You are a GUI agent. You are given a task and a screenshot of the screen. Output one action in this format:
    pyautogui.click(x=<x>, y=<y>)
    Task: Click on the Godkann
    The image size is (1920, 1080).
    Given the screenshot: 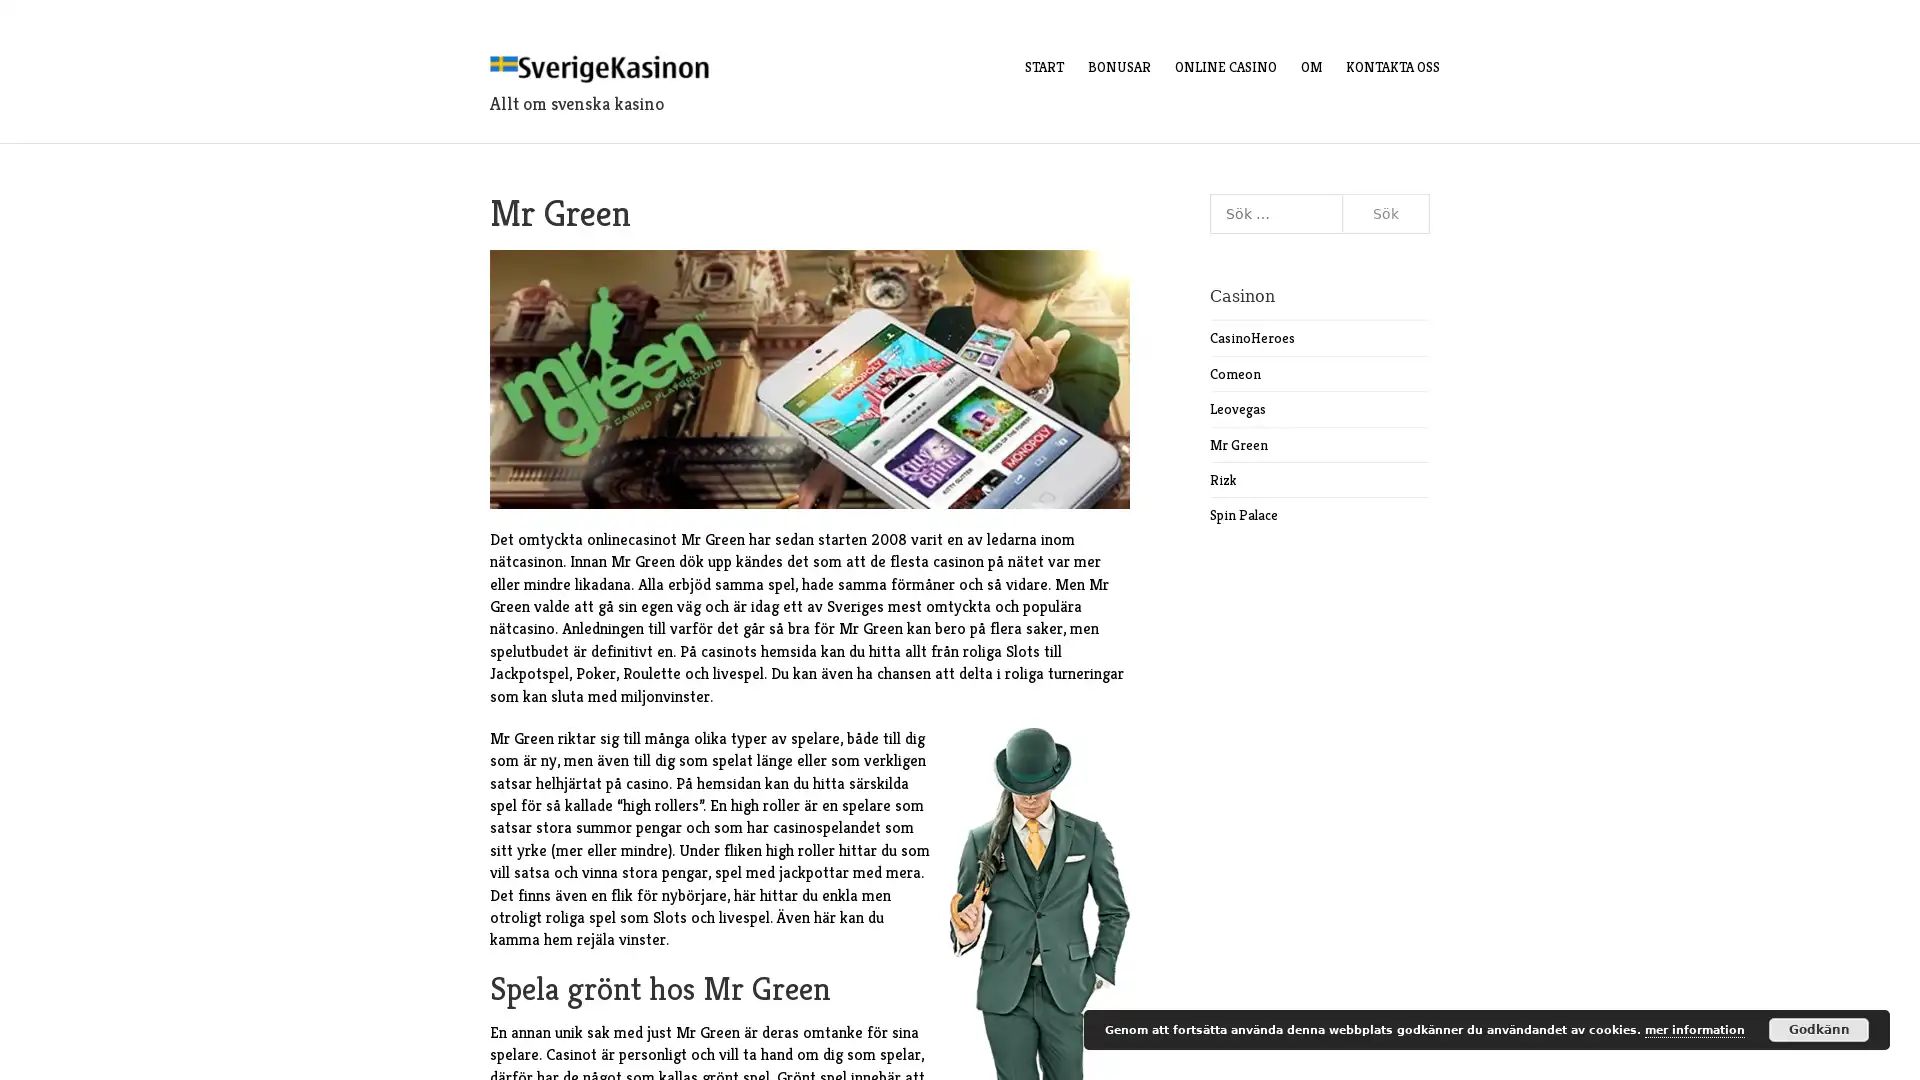 What is the action you would take?
    pyautogui.click(x=1819, y=1029)
    